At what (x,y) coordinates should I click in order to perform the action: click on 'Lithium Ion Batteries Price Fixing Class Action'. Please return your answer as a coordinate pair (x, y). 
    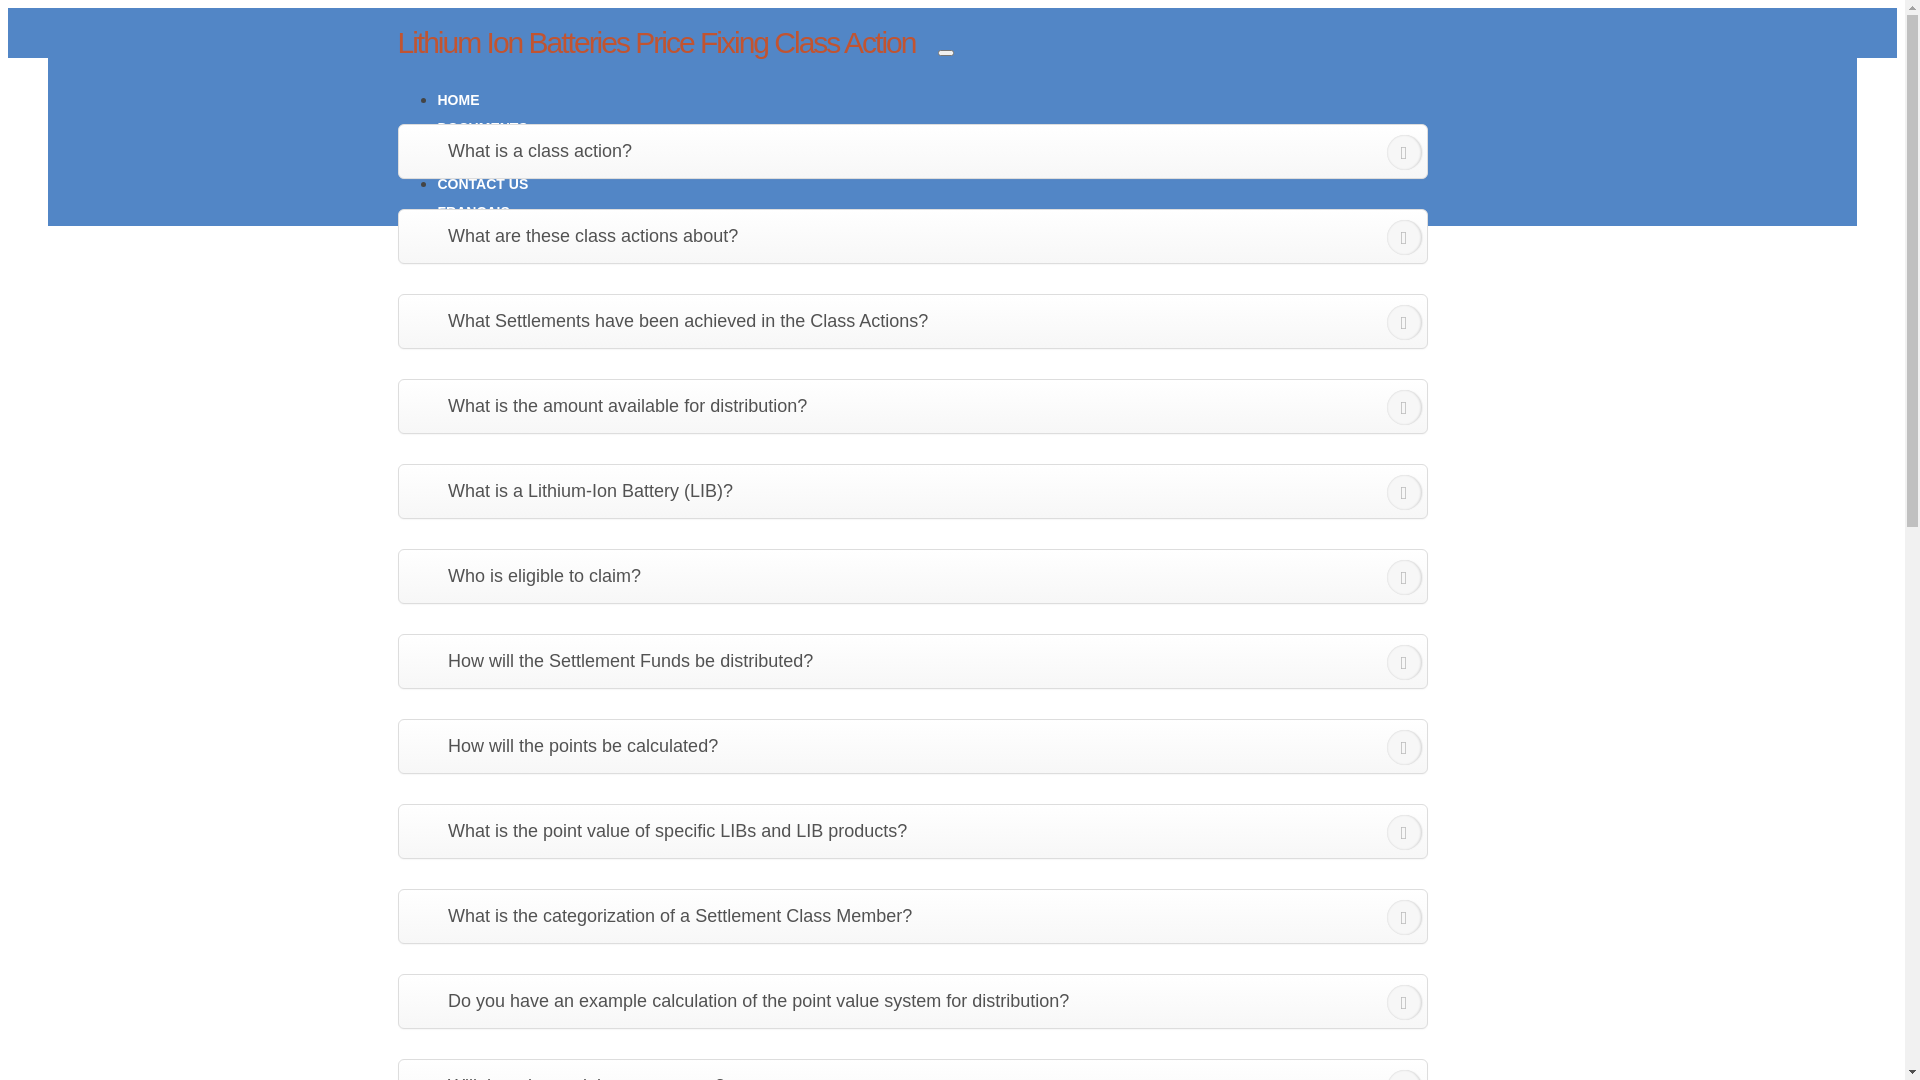
    Looking at the image, I should click on (657, 42).